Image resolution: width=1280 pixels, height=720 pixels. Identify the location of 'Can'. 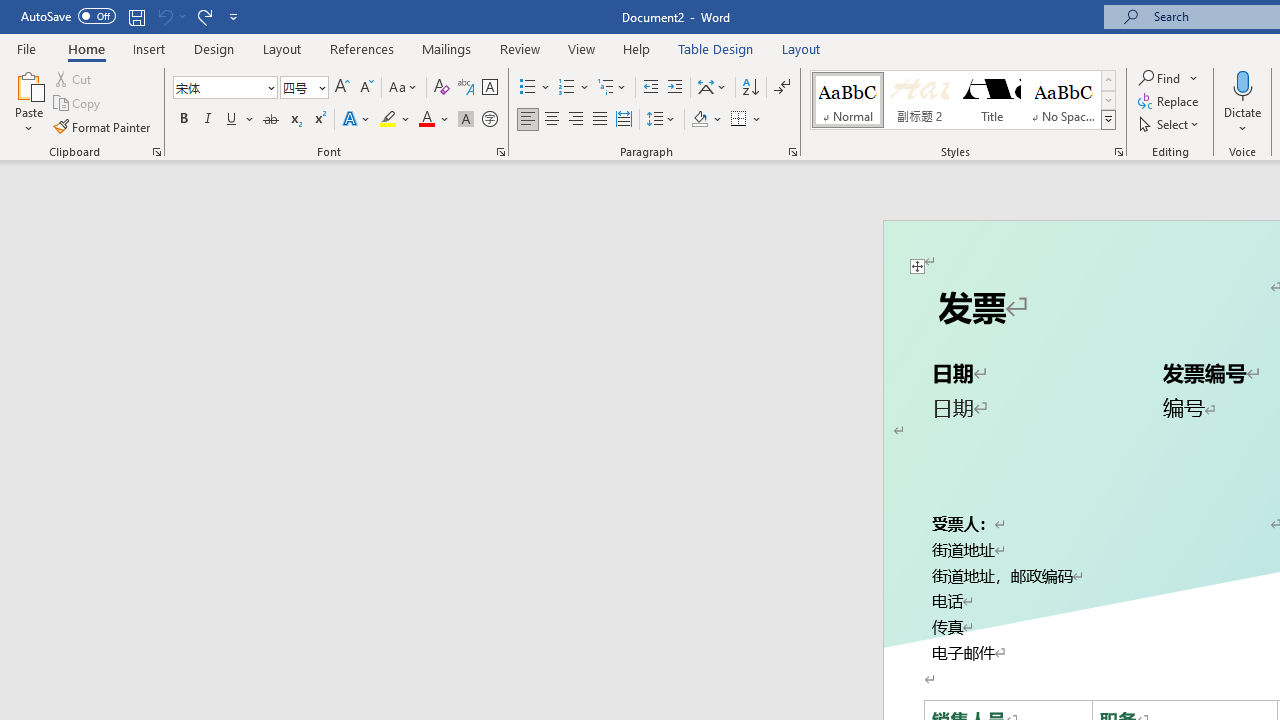
(164, 16).